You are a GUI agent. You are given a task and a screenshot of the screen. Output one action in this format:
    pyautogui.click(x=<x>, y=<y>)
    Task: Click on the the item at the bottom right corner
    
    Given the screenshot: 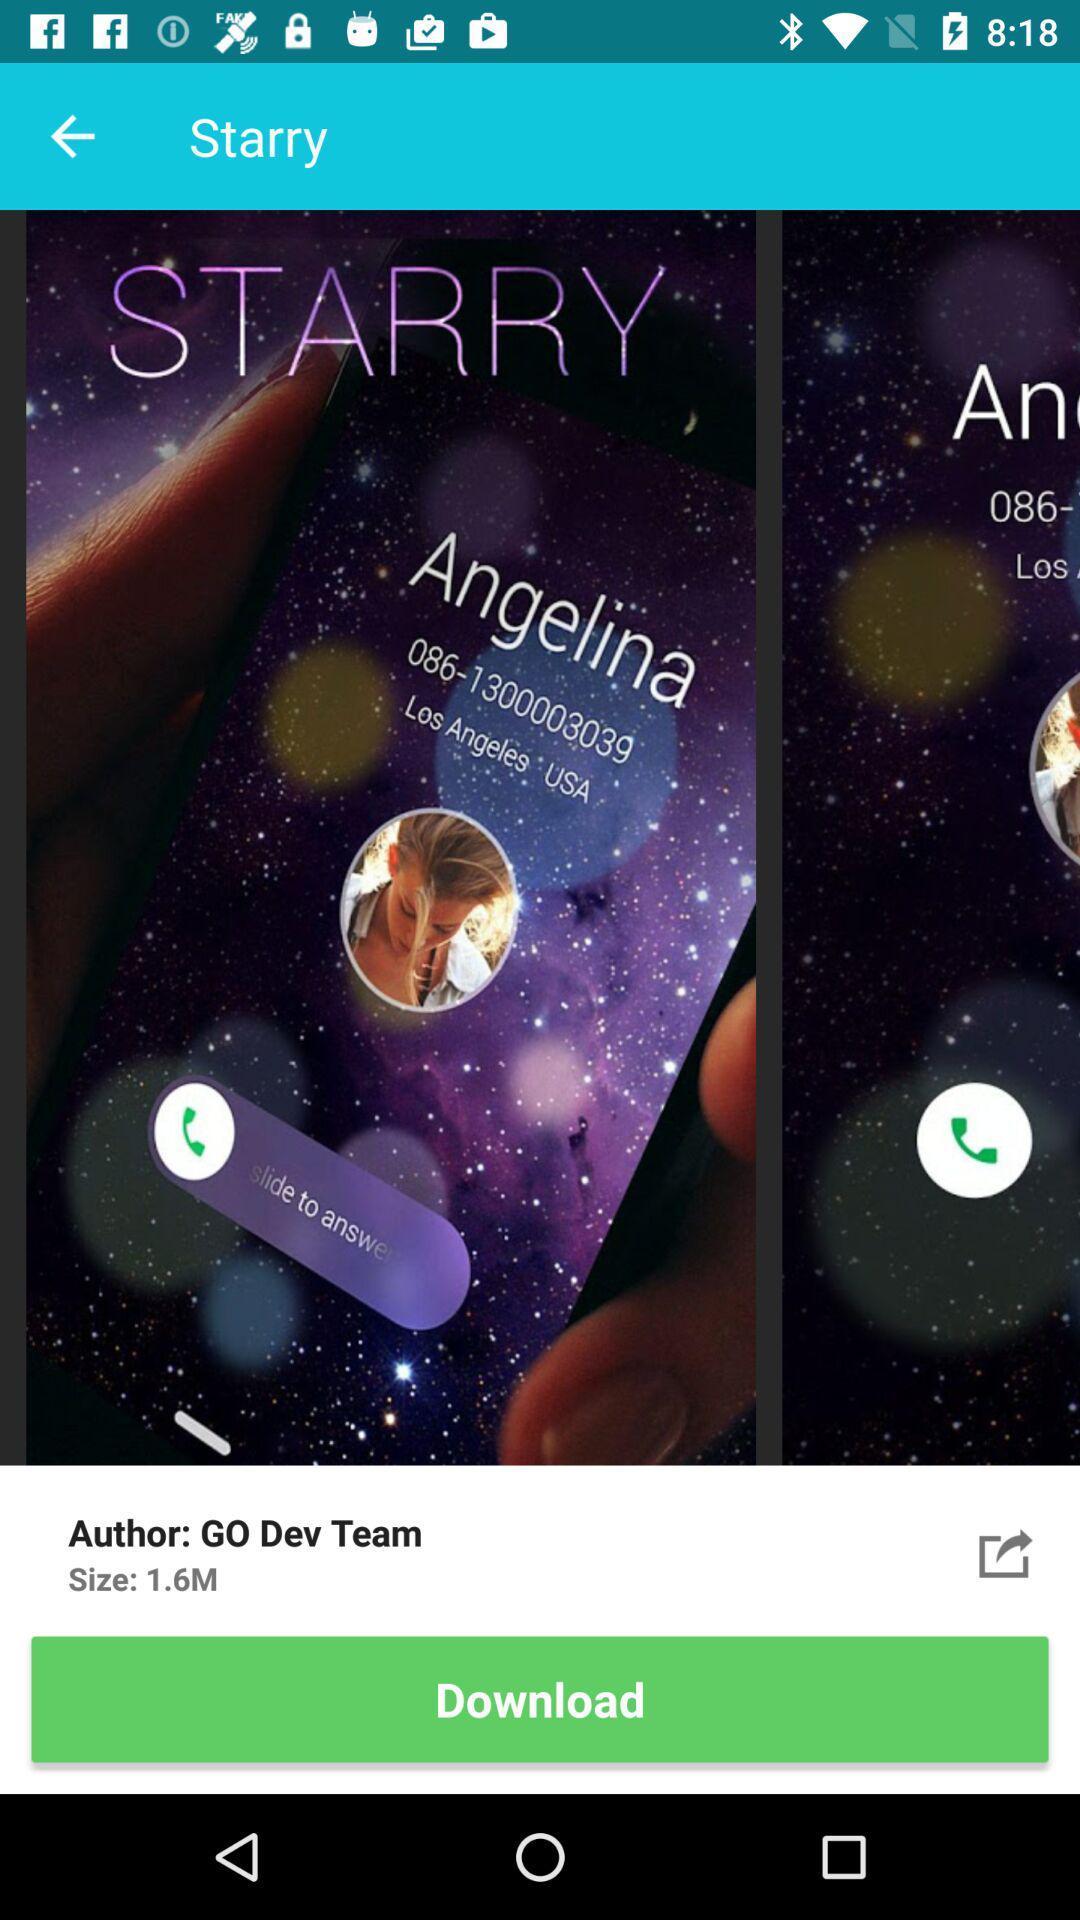 What is the action you would take?
    pyautogui.click(x=1006, y=1552)
    